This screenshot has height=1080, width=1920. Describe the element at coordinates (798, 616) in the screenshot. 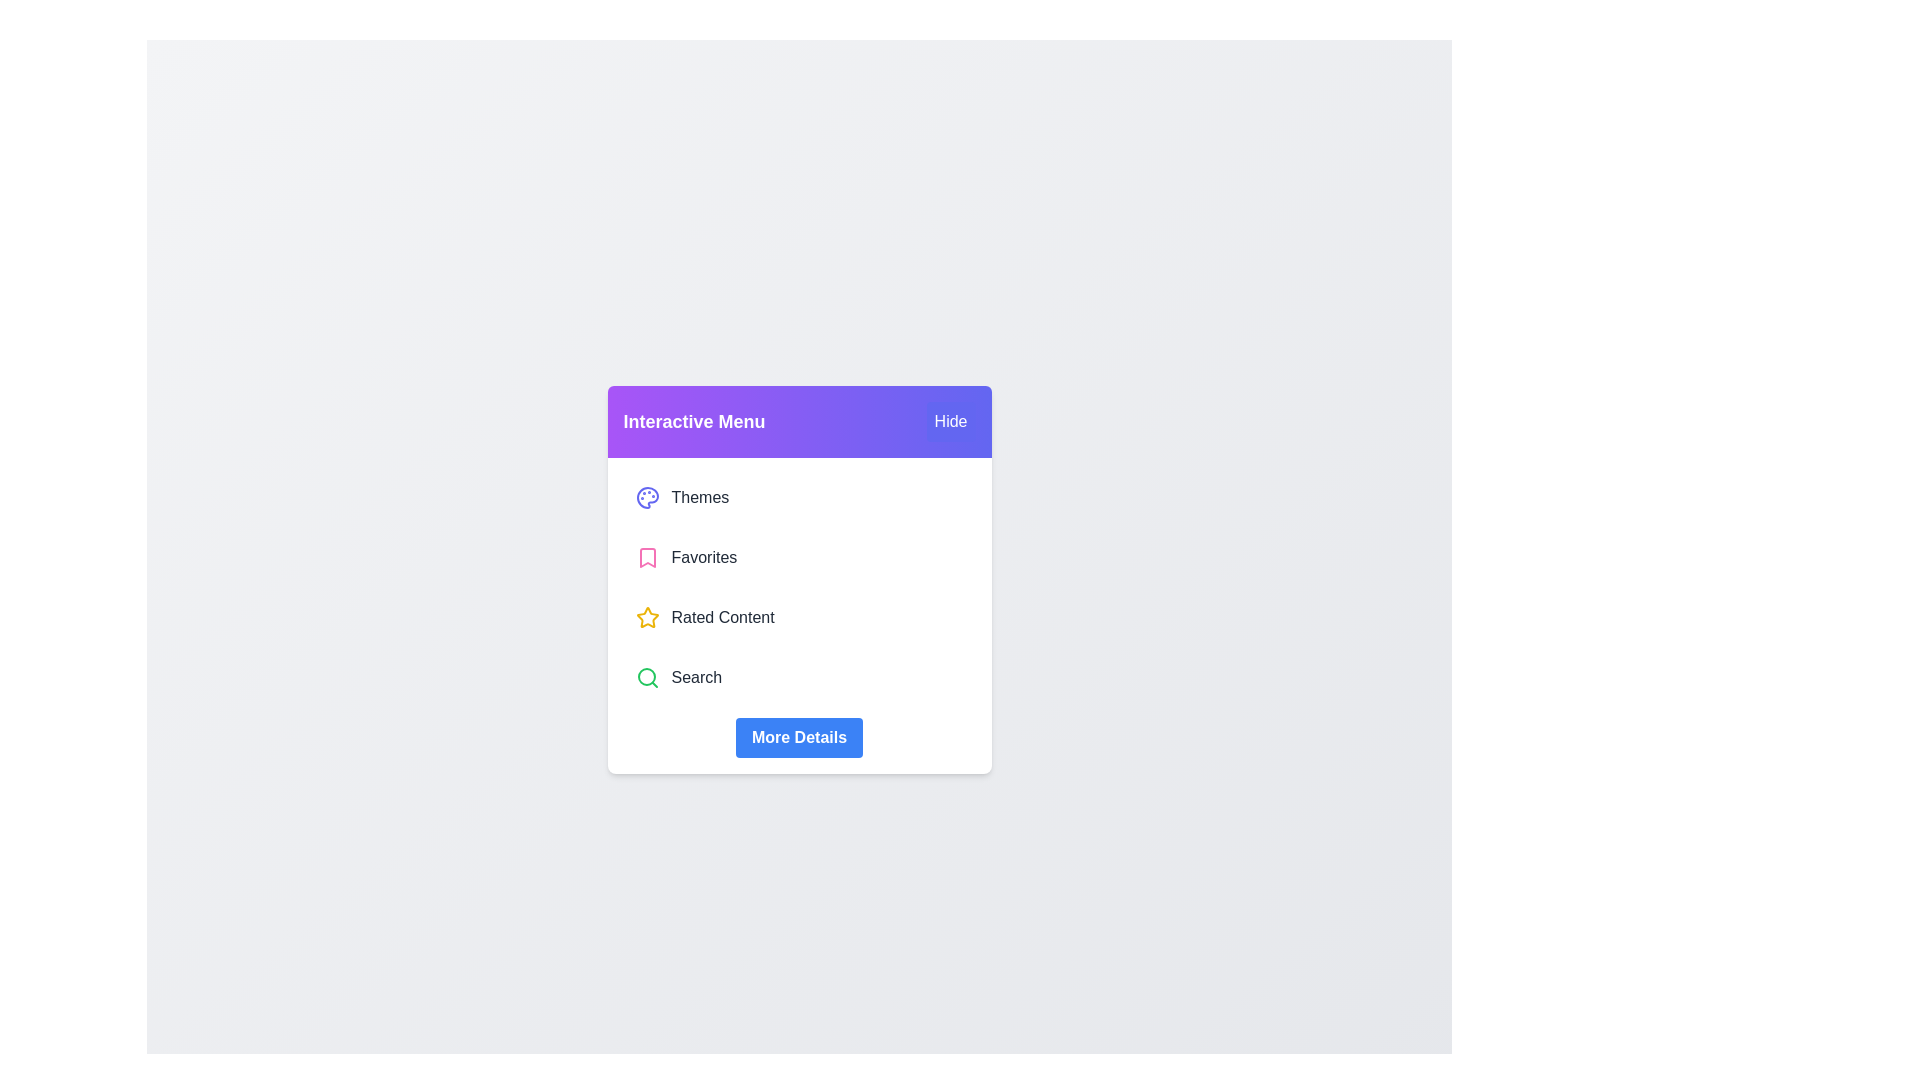

I see `the menu item labeled Rated Content` at that location.